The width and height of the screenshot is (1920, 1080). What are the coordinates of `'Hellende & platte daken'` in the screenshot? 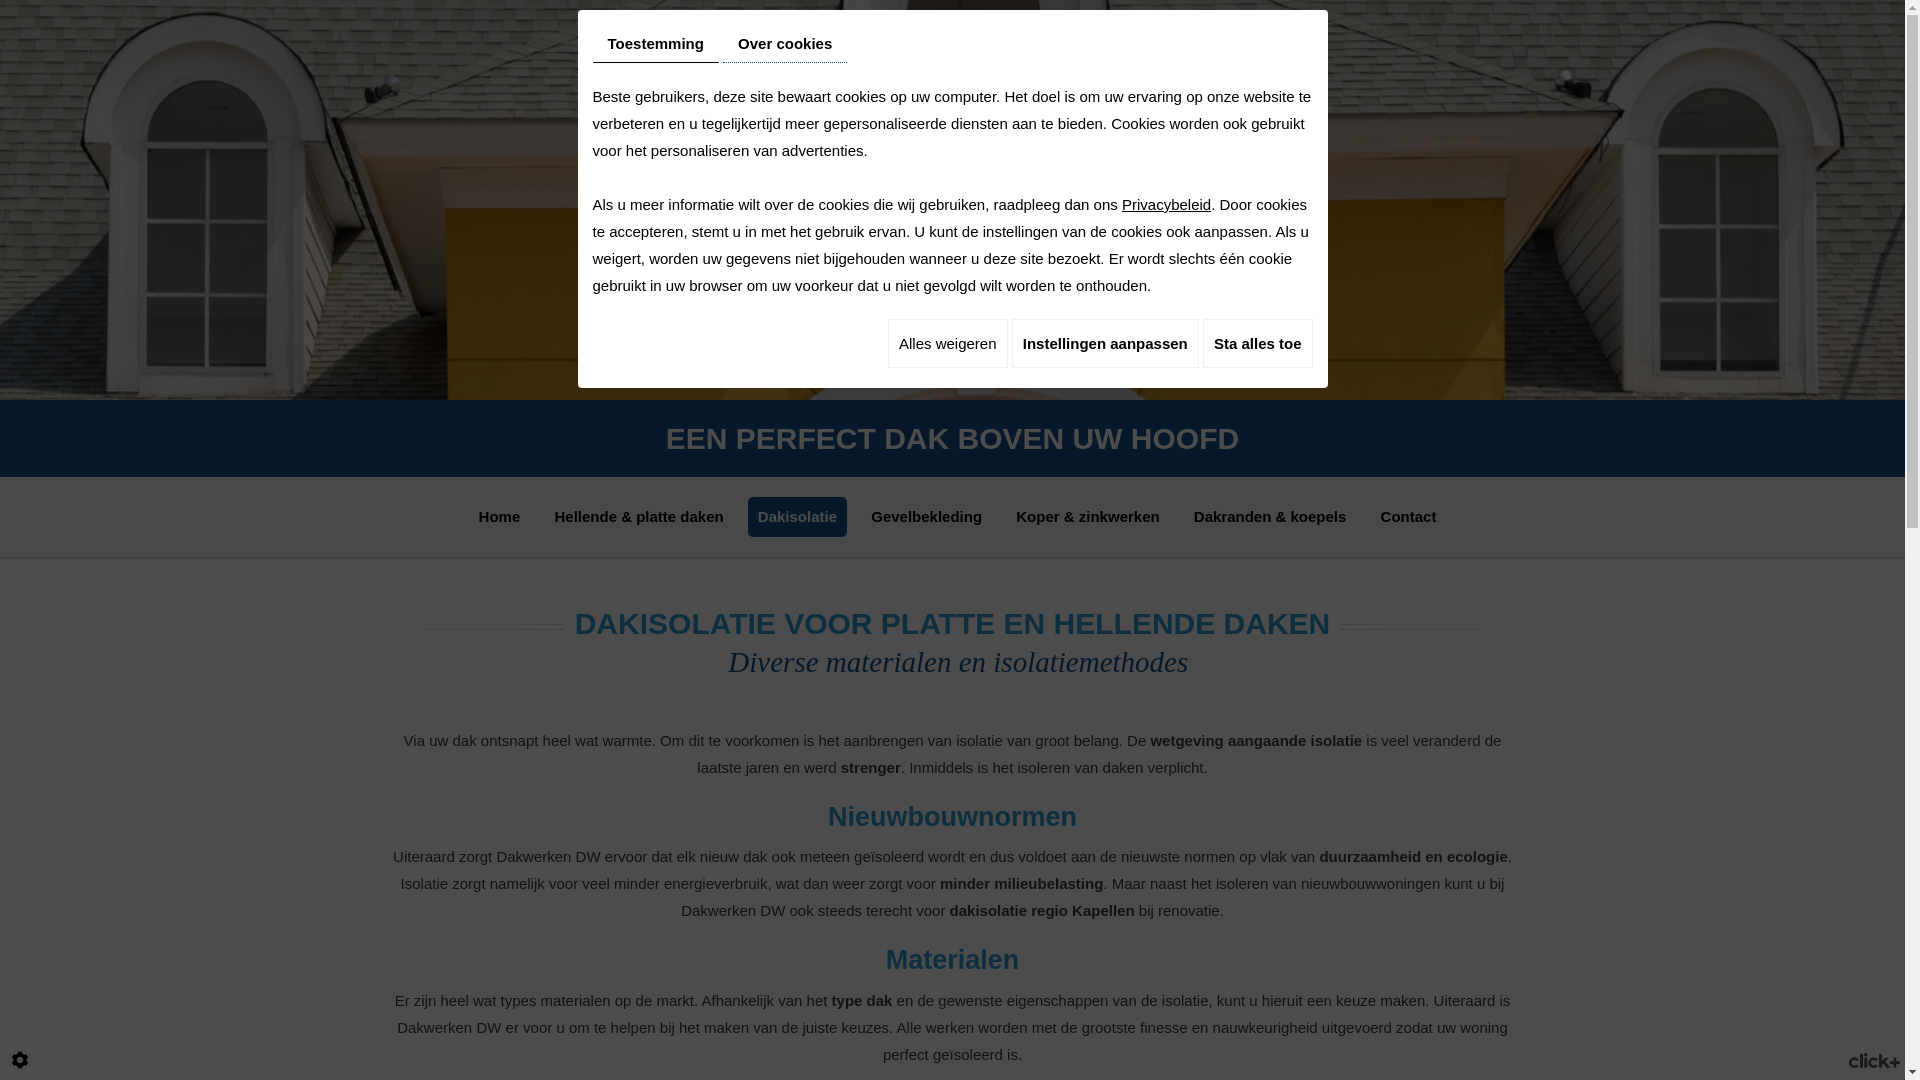 It's located at (543, 515).